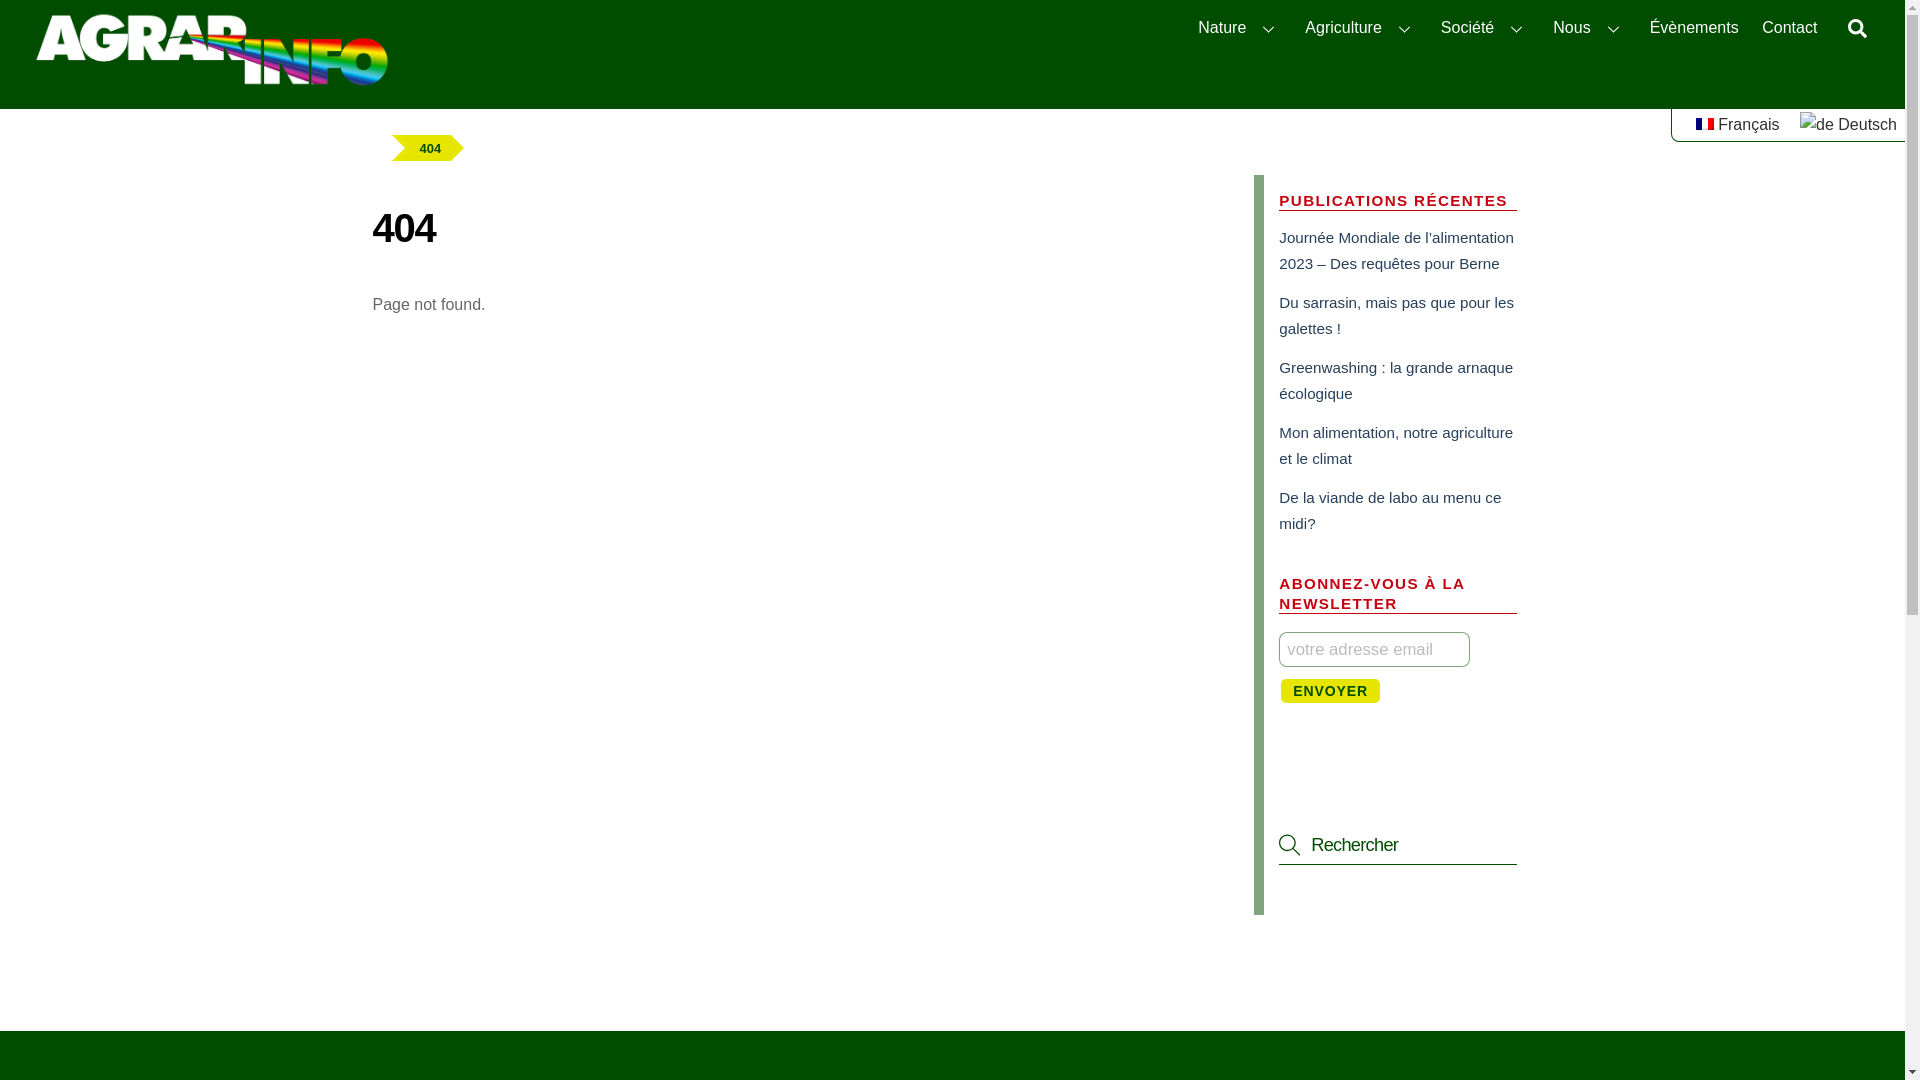  What do you see at coordinates (1790, 27) in the screenshot?
I see `'Contact'` at bounding box center [1790, 27].